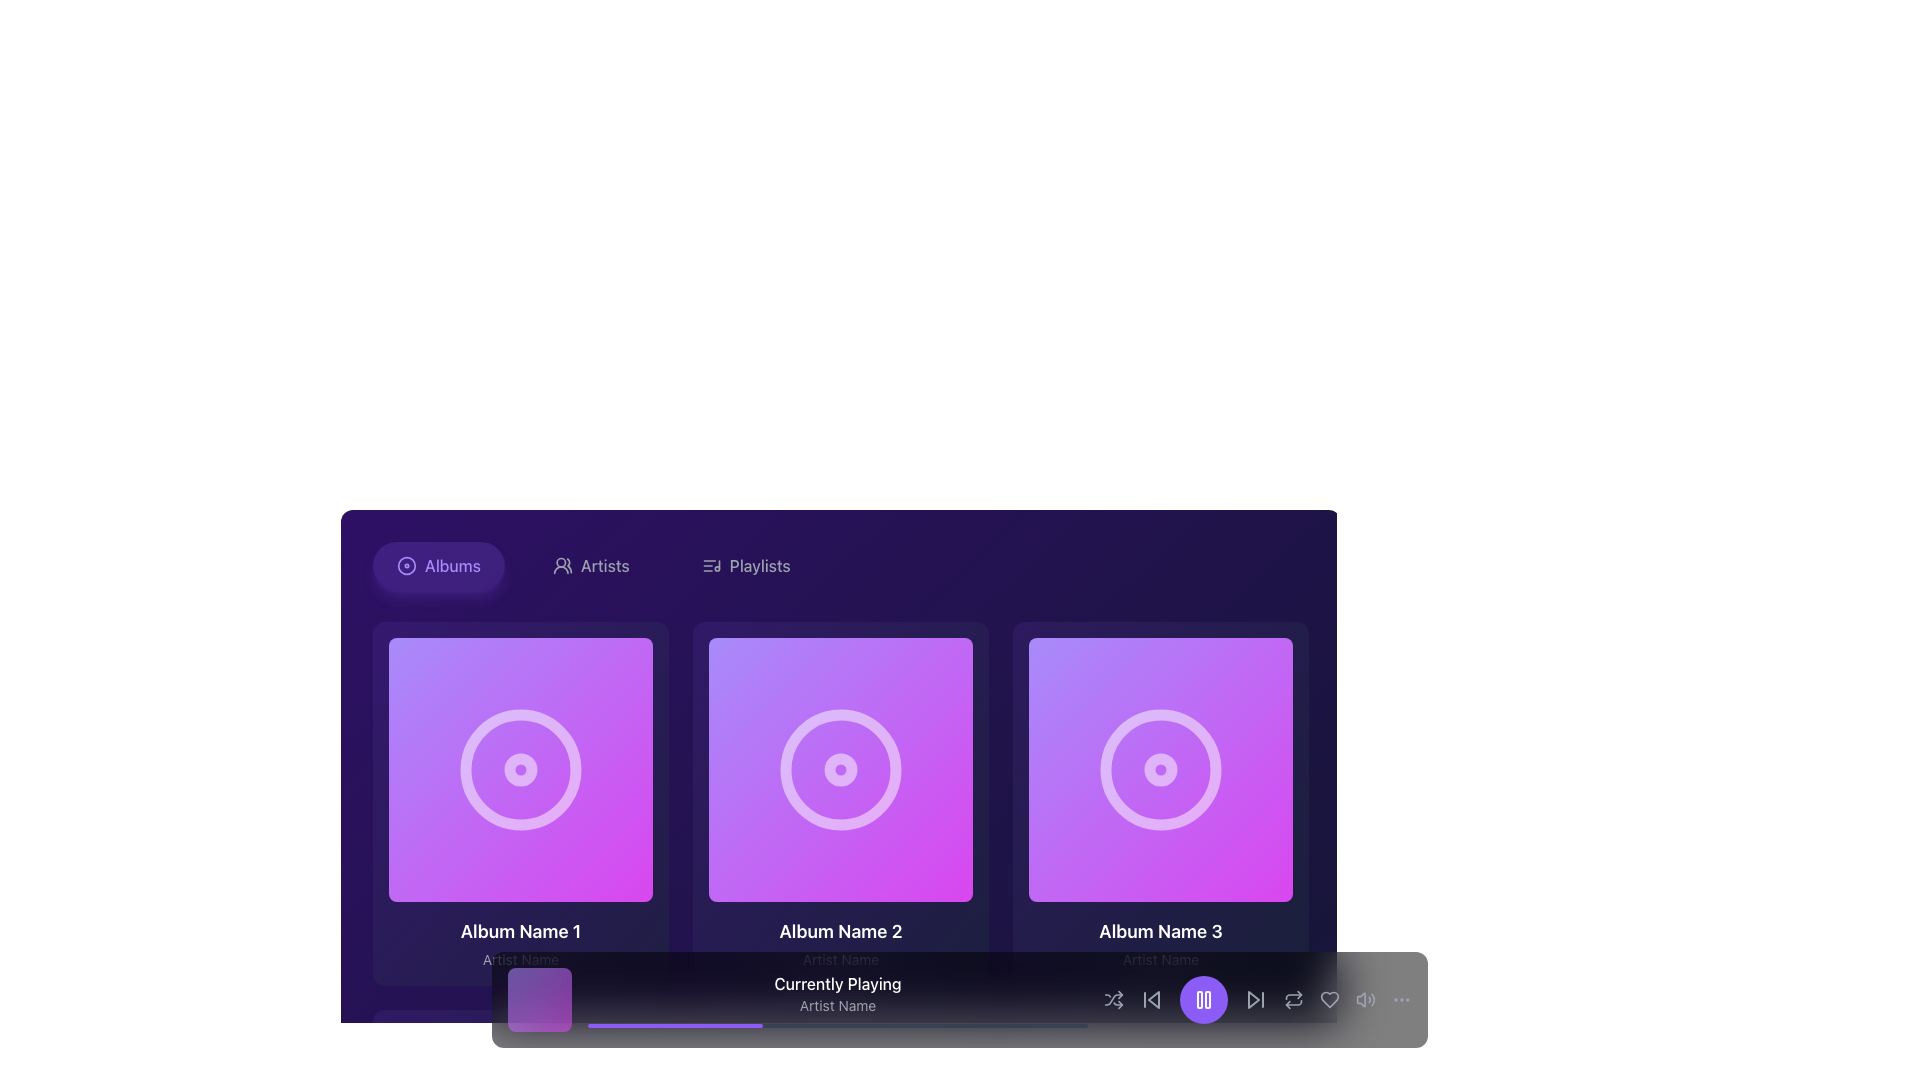  I want to click on the heart-shaped outline button located, so click(1329, 999).